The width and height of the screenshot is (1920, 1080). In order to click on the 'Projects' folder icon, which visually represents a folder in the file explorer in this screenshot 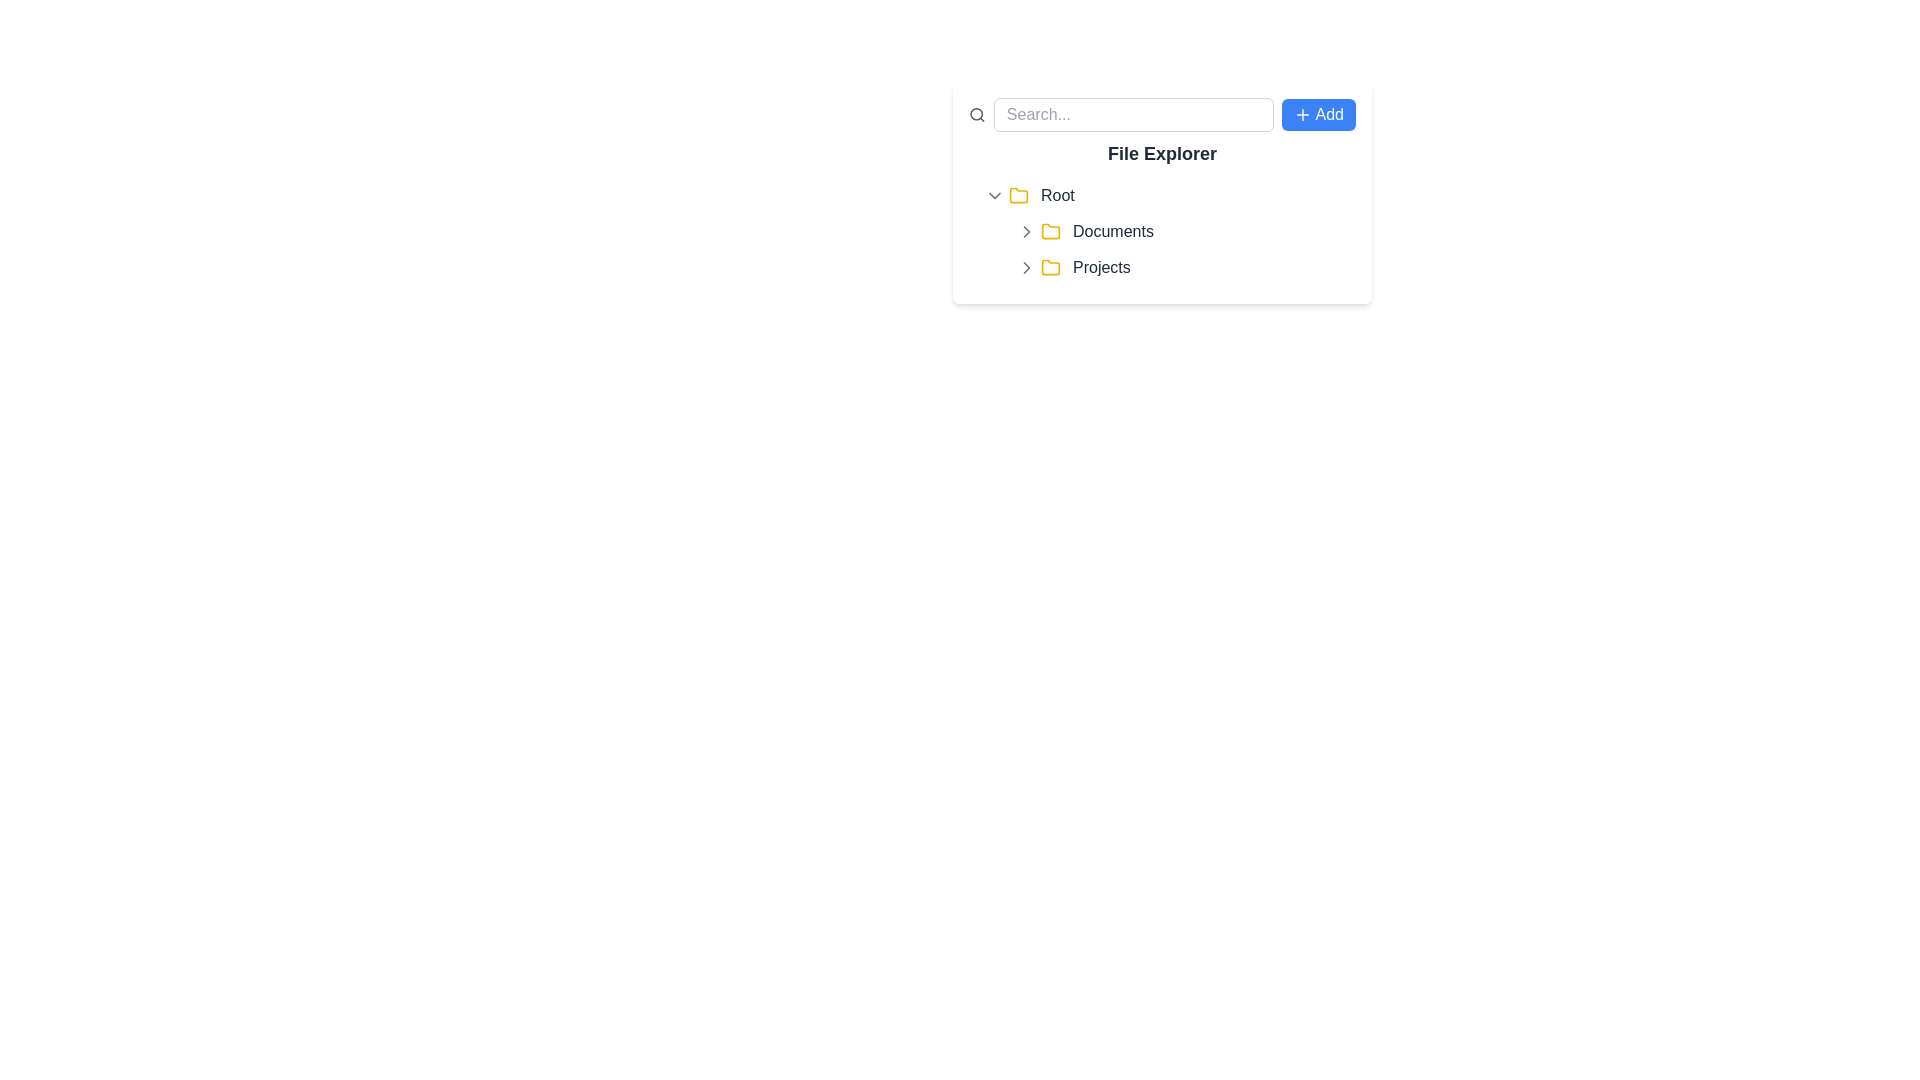, I will do `click(1050, 265)`.